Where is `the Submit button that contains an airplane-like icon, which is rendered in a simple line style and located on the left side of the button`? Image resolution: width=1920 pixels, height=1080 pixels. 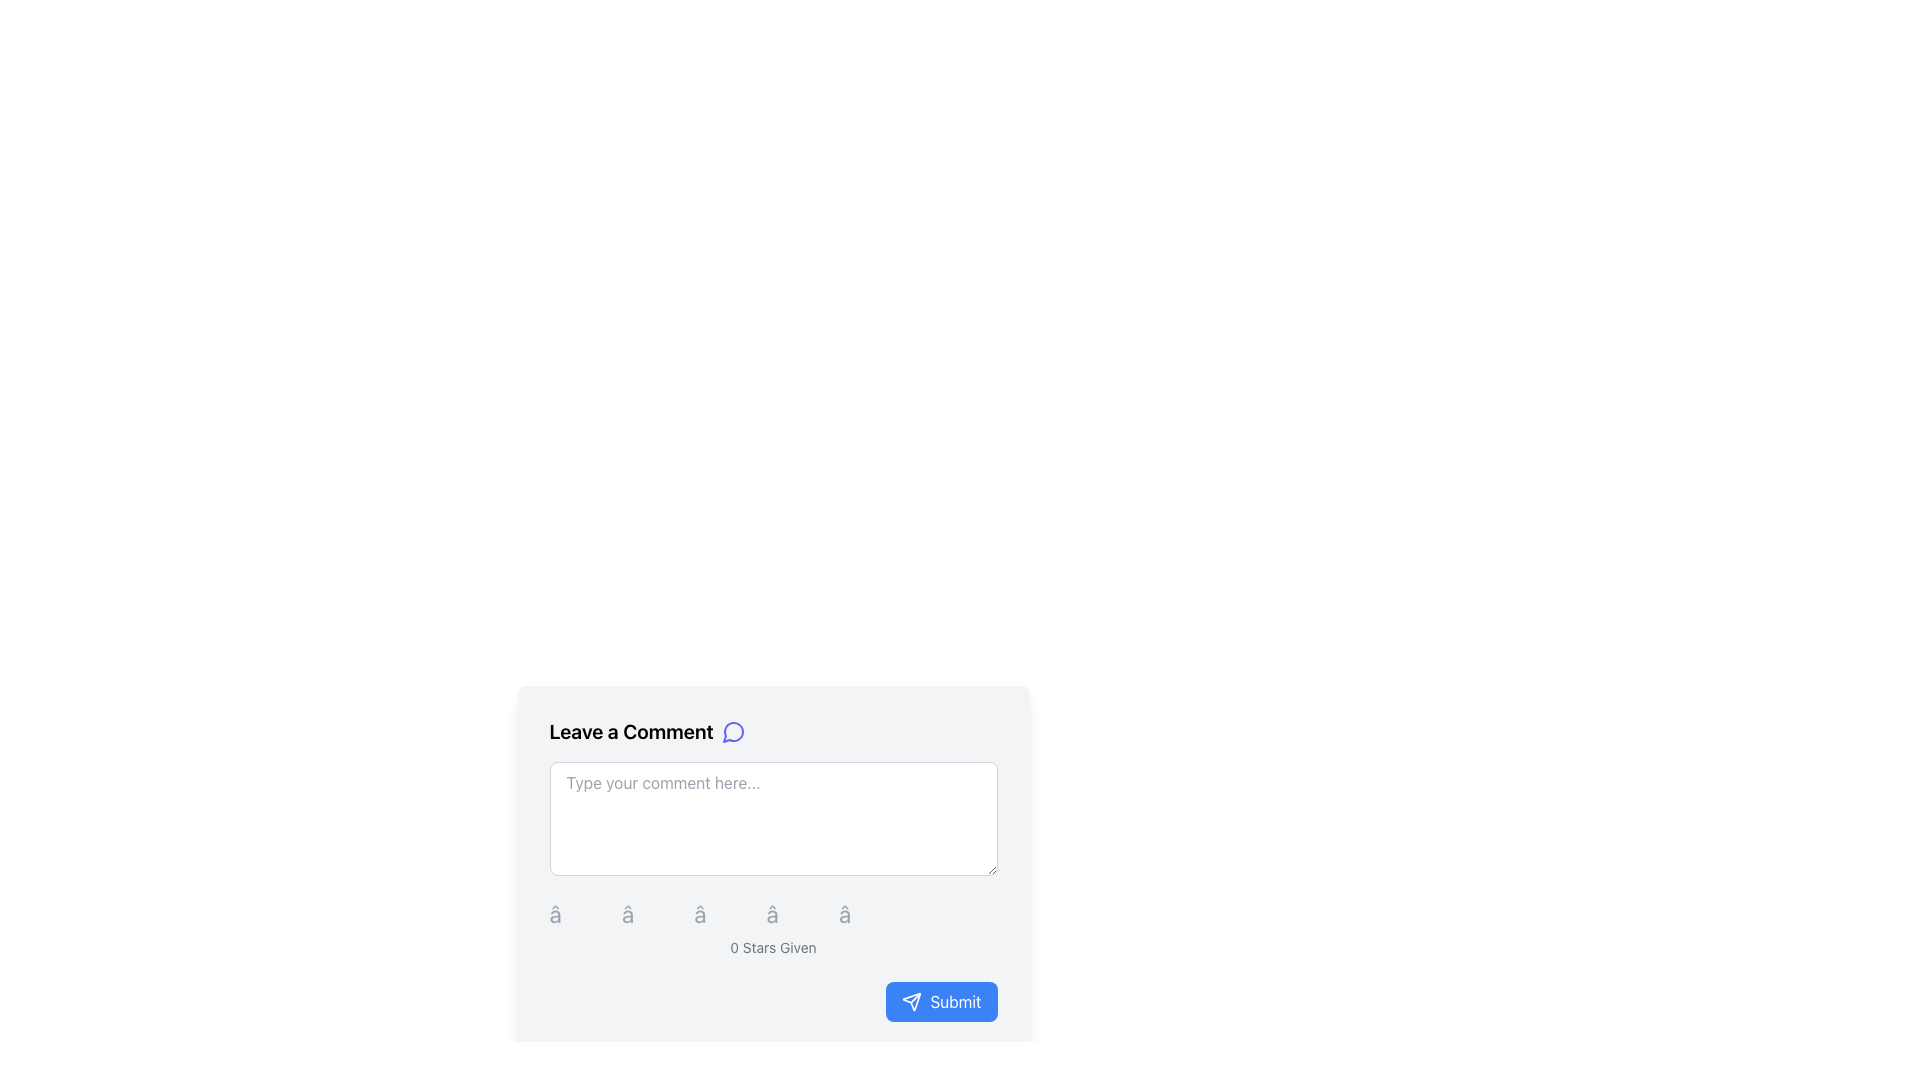
the Submit button that contains an airplane-like icon, which is rendered in a simple line style and located on the left side of the button is located at coordinates (911, 1002).